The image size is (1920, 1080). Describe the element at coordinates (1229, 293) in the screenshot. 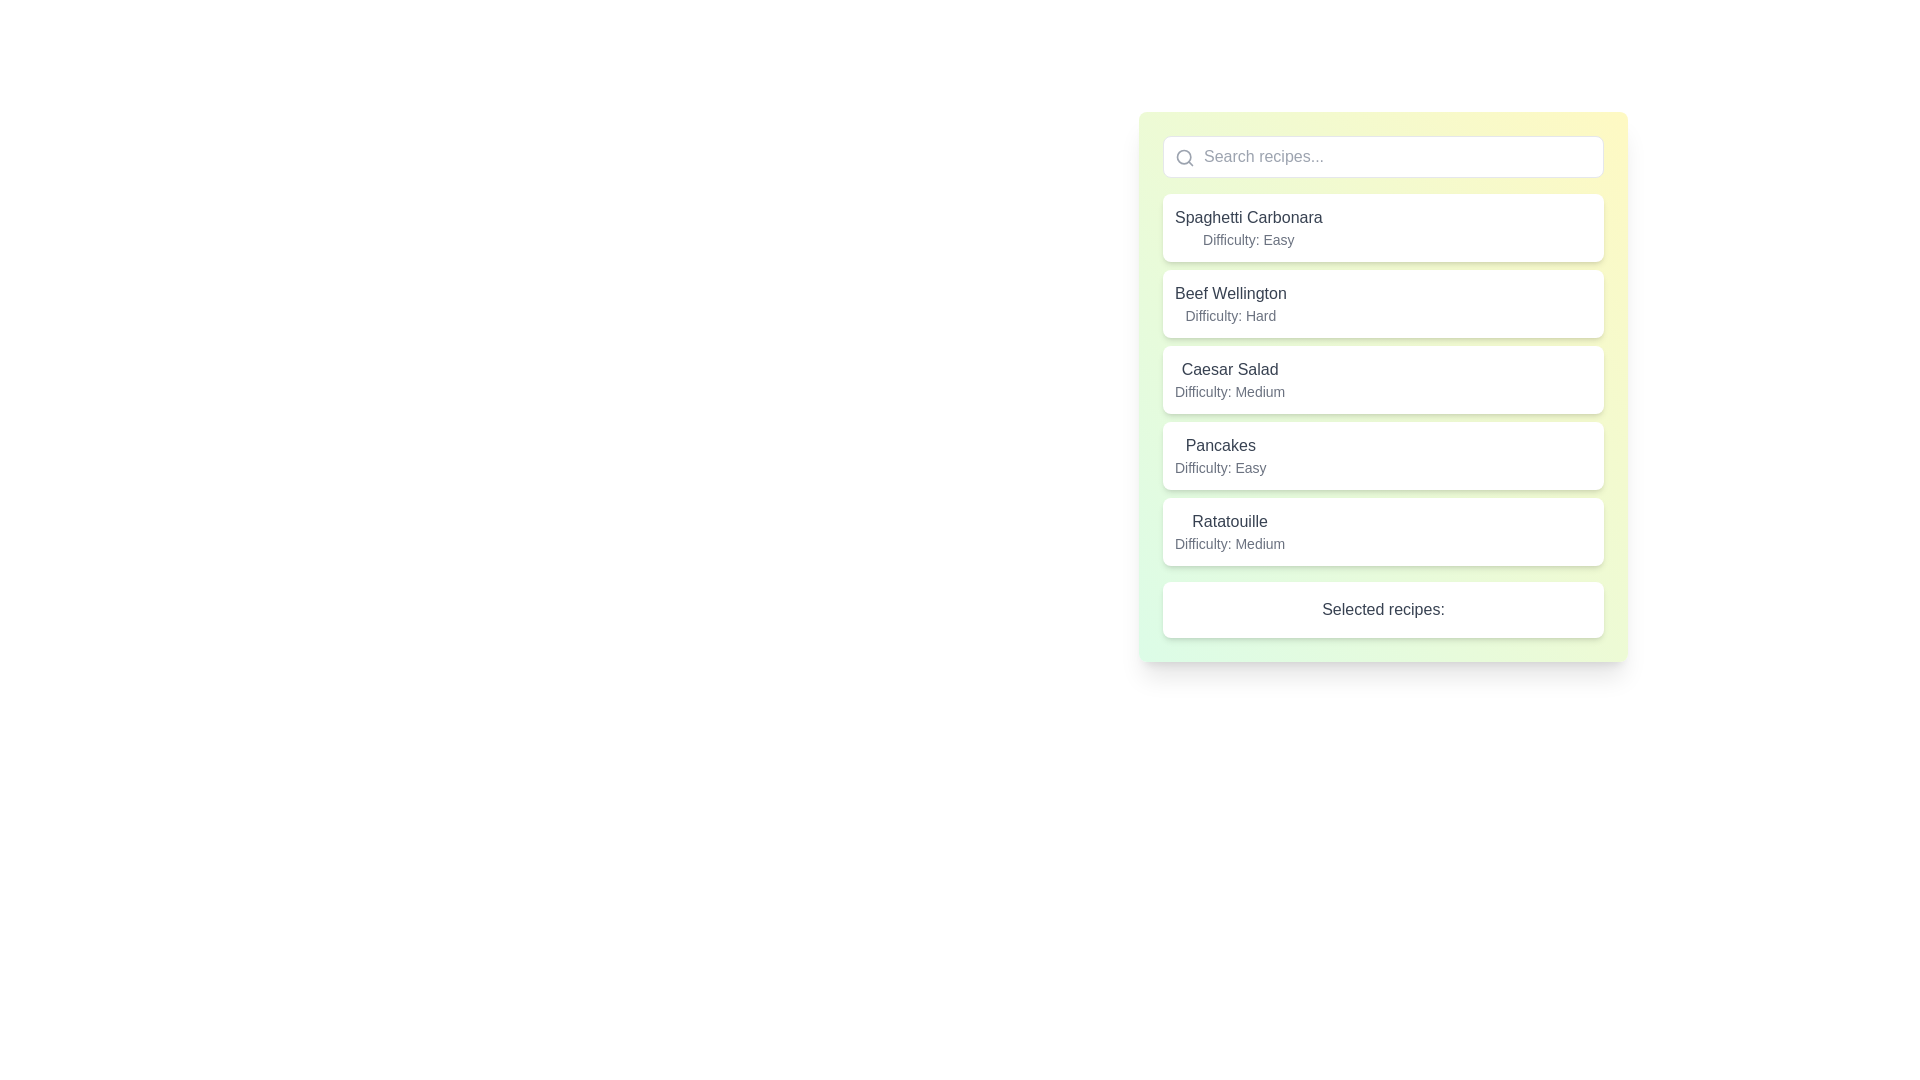

I see `text content of the recipe title located in the top middle-right section of the interface, which identifies the recipe and is positioned above 'Caesar Salad'` at that location.